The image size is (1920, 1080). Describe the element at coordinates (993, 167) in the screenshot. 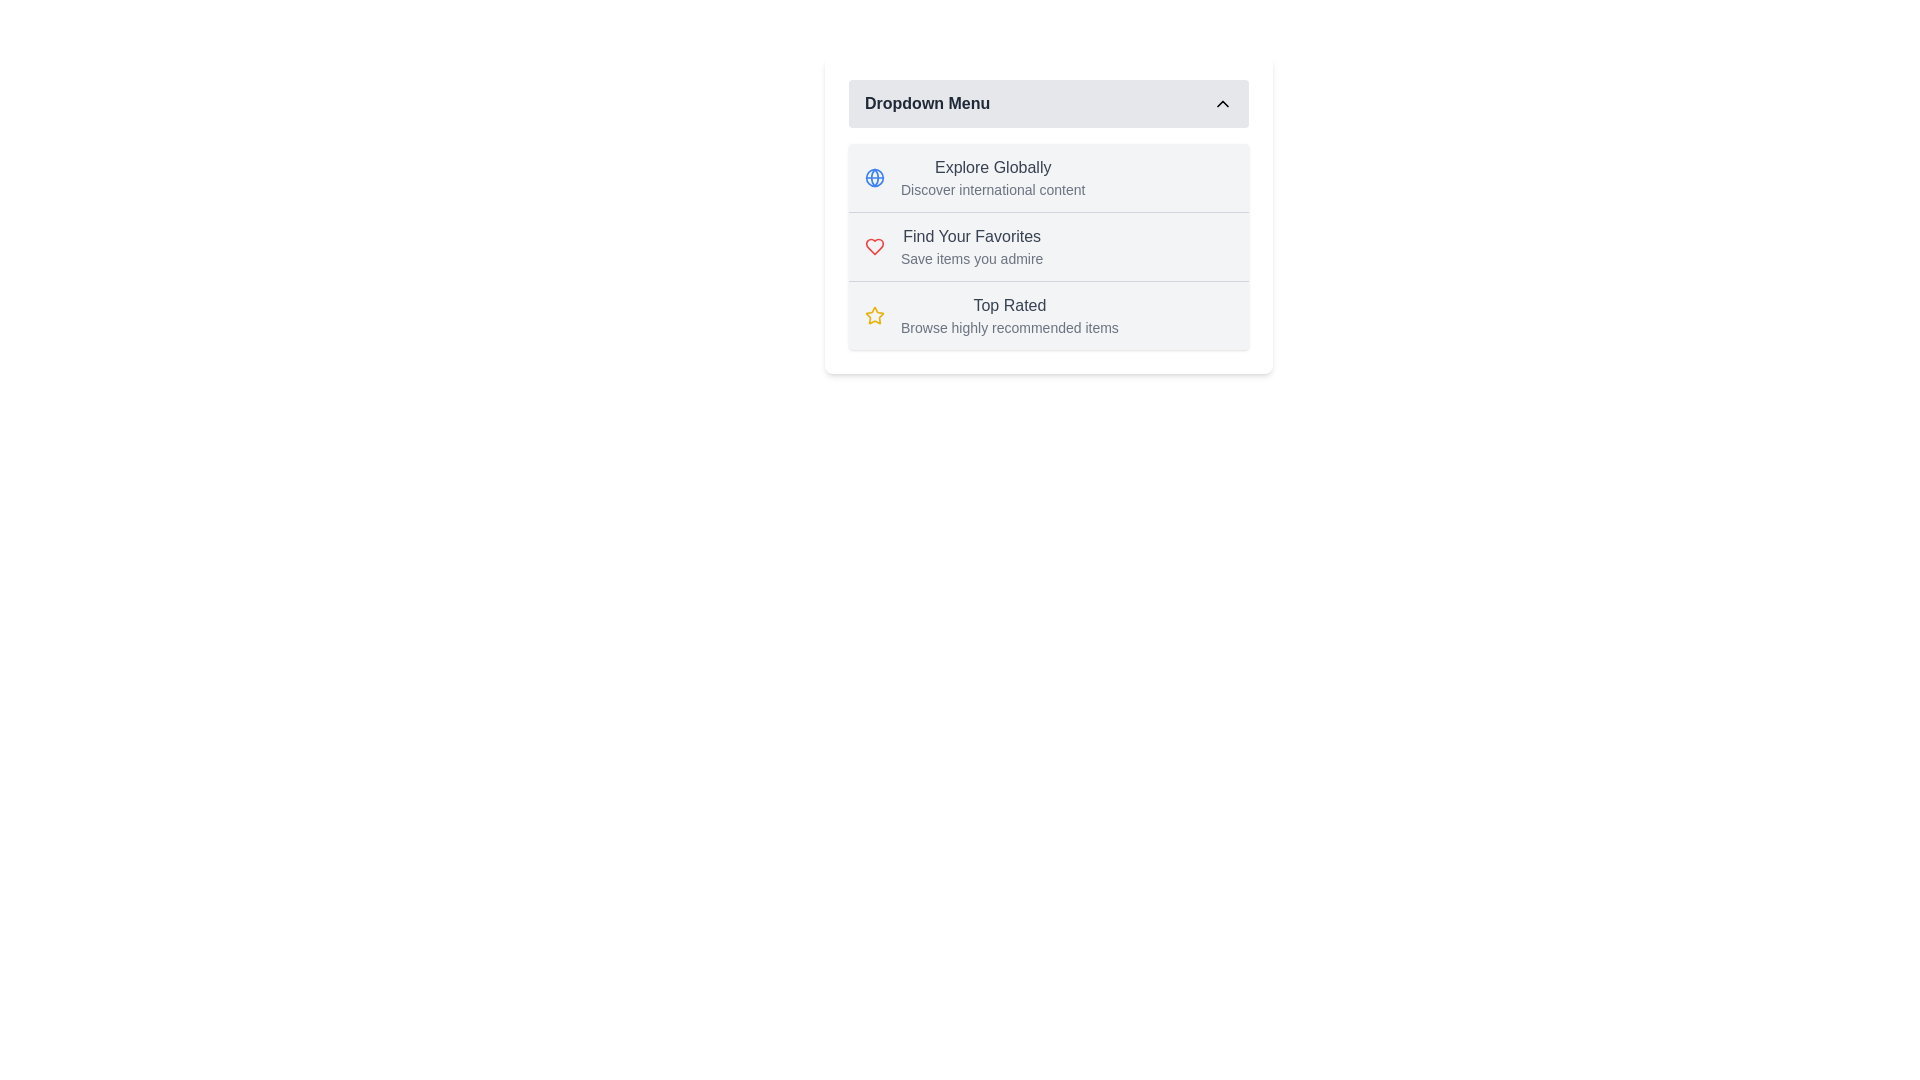

I see `the 'Explore Globally' text label, which is the first item in the dropdown menu under the 'Dropdown Menu' heading` at that location.